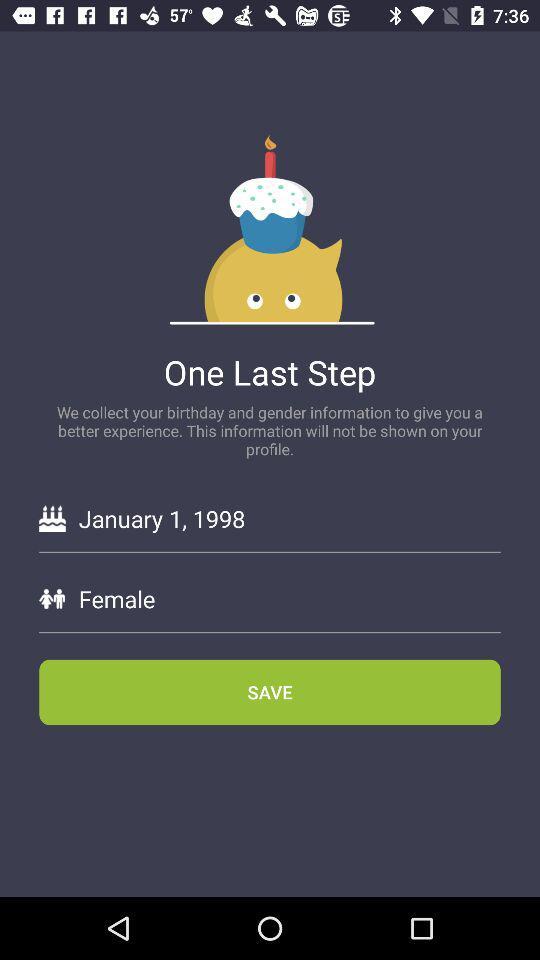 The image size is (540, 960). I want to click on the save icon, so click(270, 692).